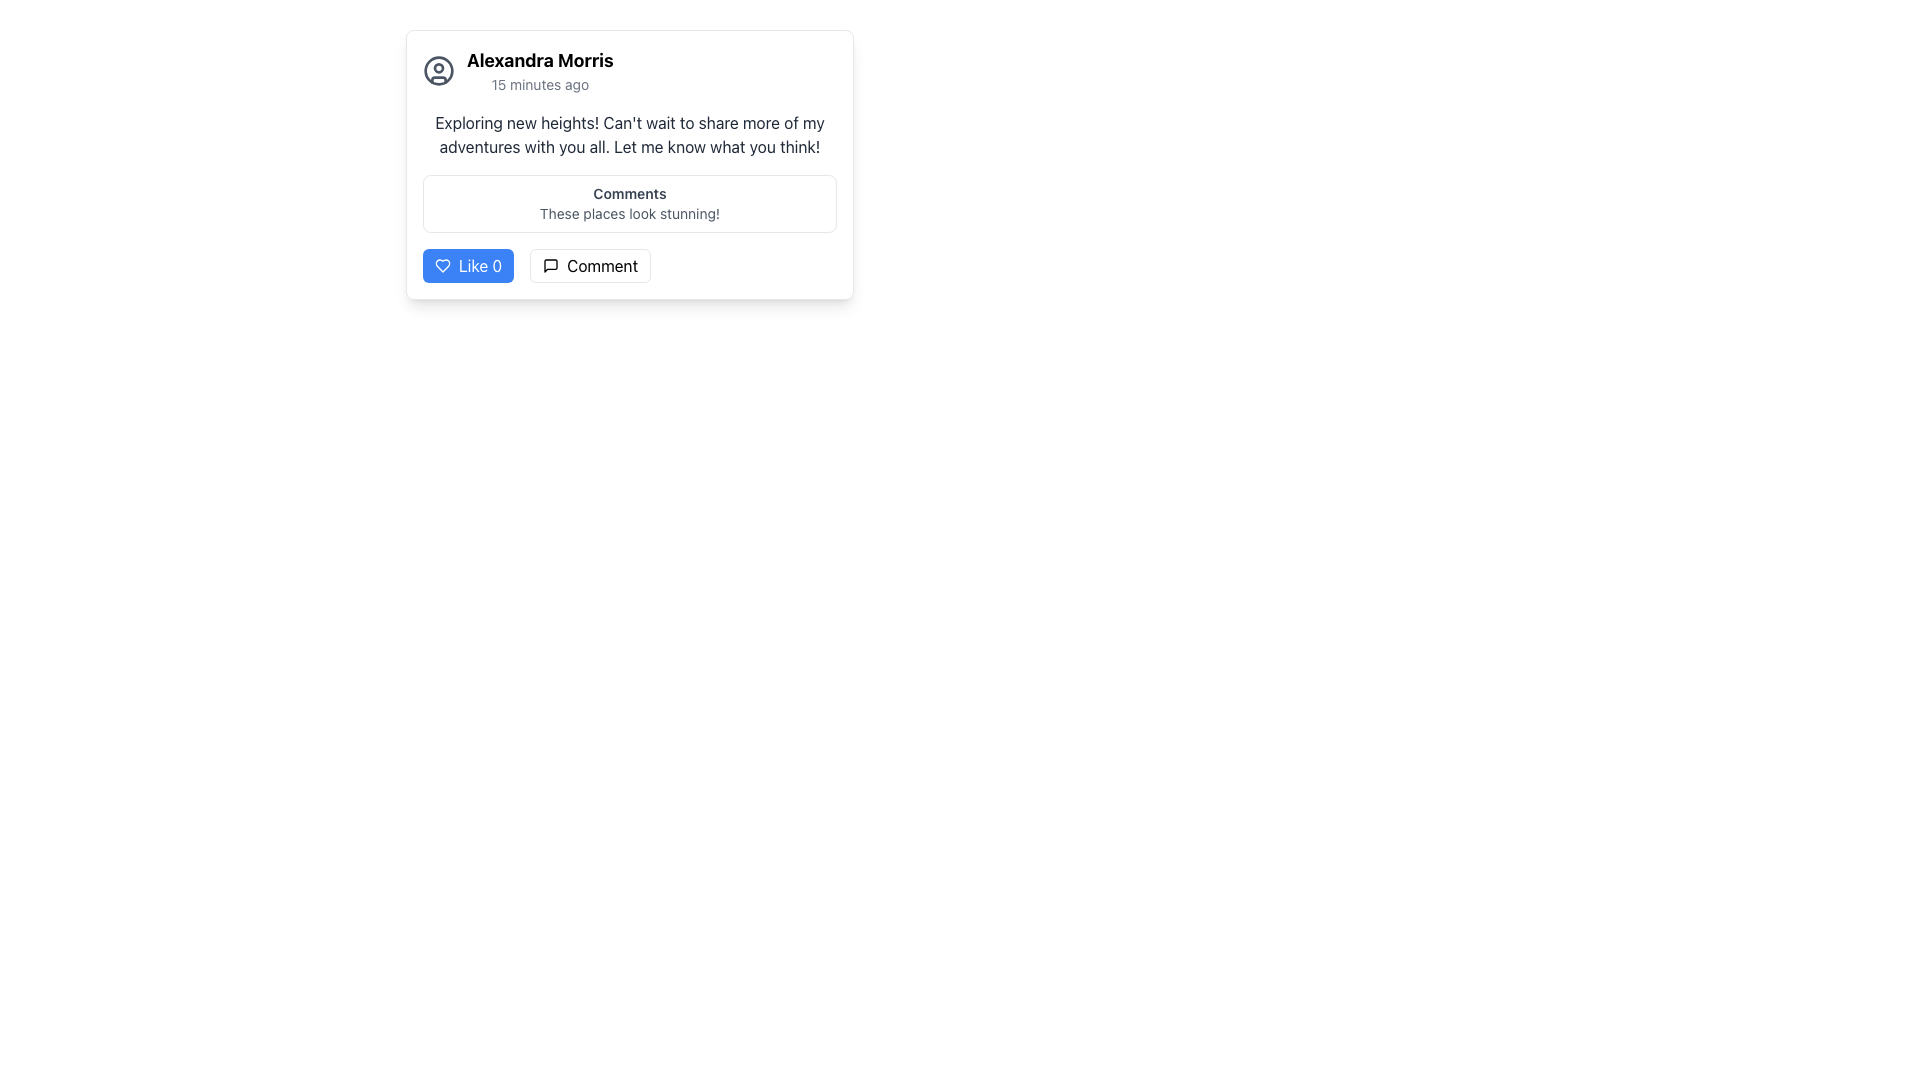 The image size is (1920, 1080). I want to click on the text label displaying 'Alexandra Morris' located in the profile header, so click(540, 69).